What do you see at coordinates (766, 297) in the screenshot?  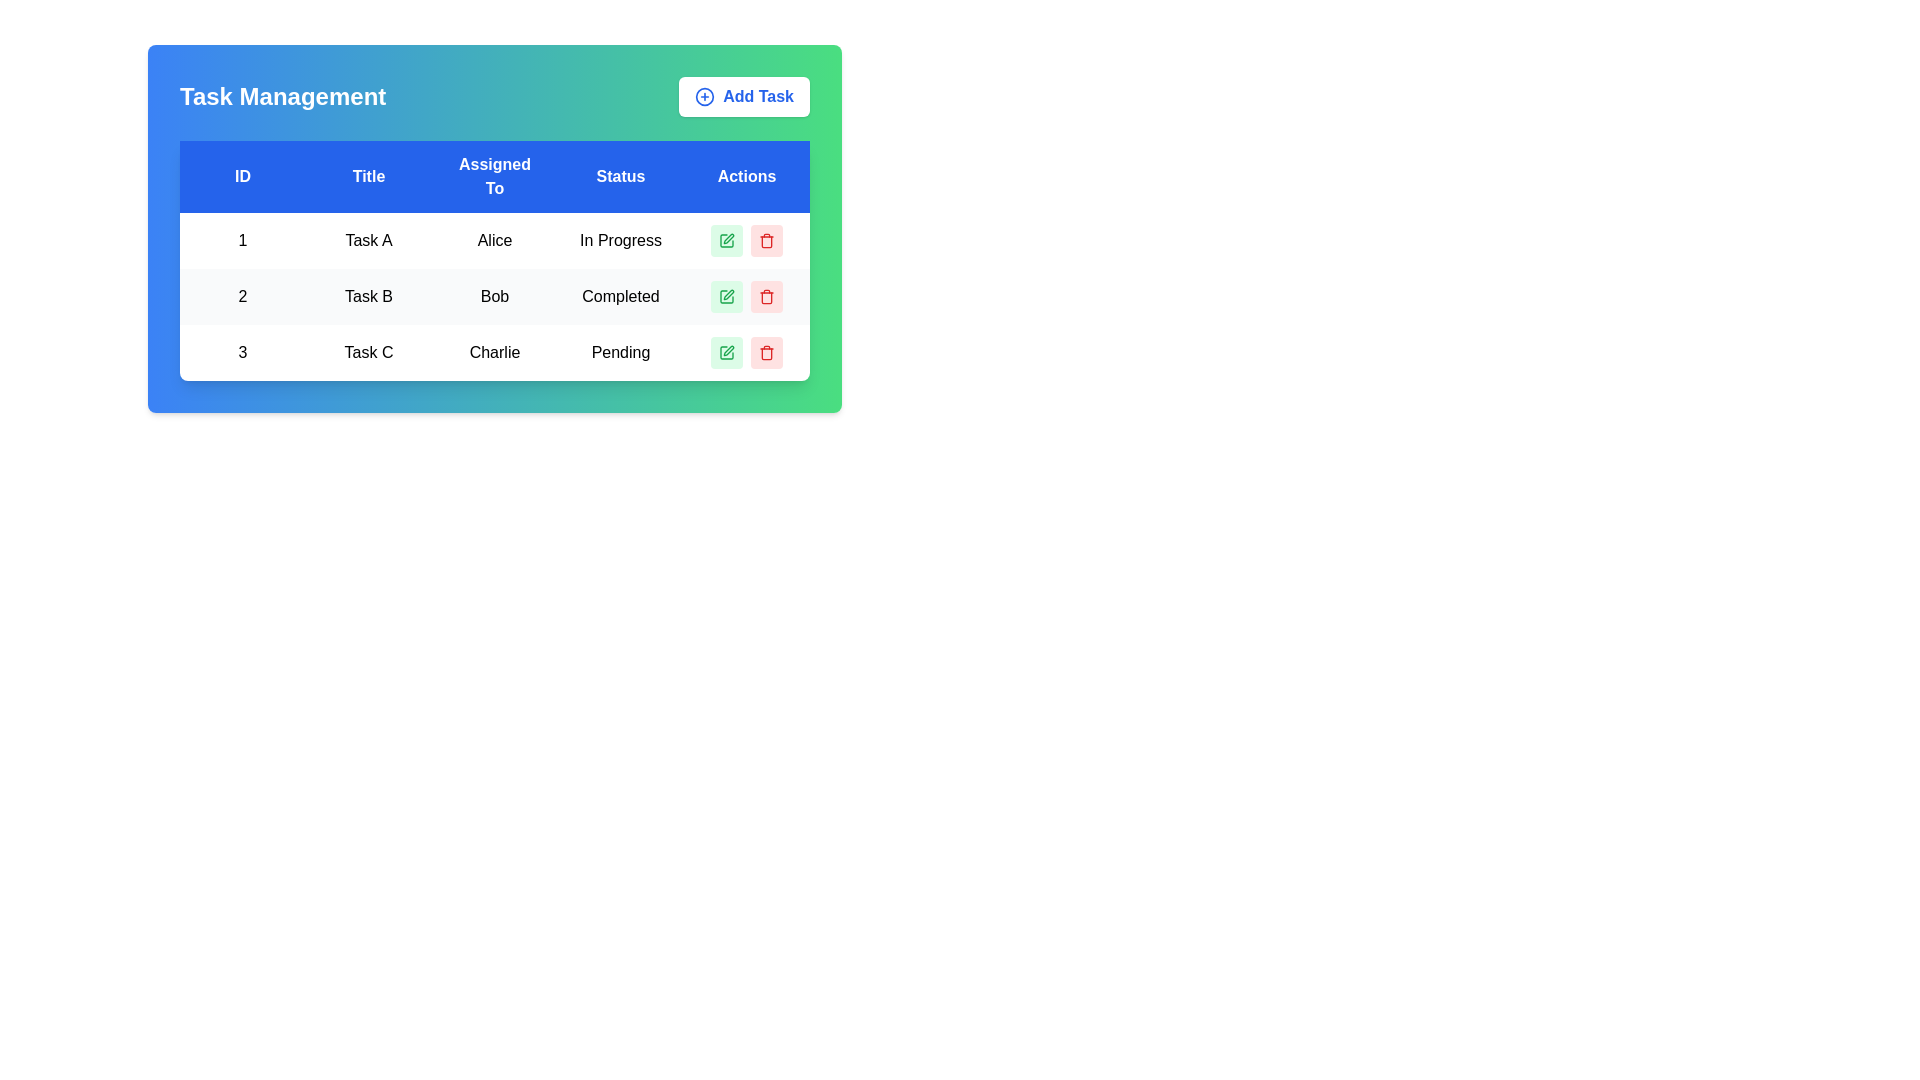 I see `the red circular delete button with a trash icon located in the second row of the 'Actions' column of the task management interface to observe the hover effect` at bounding box center [766, 297].